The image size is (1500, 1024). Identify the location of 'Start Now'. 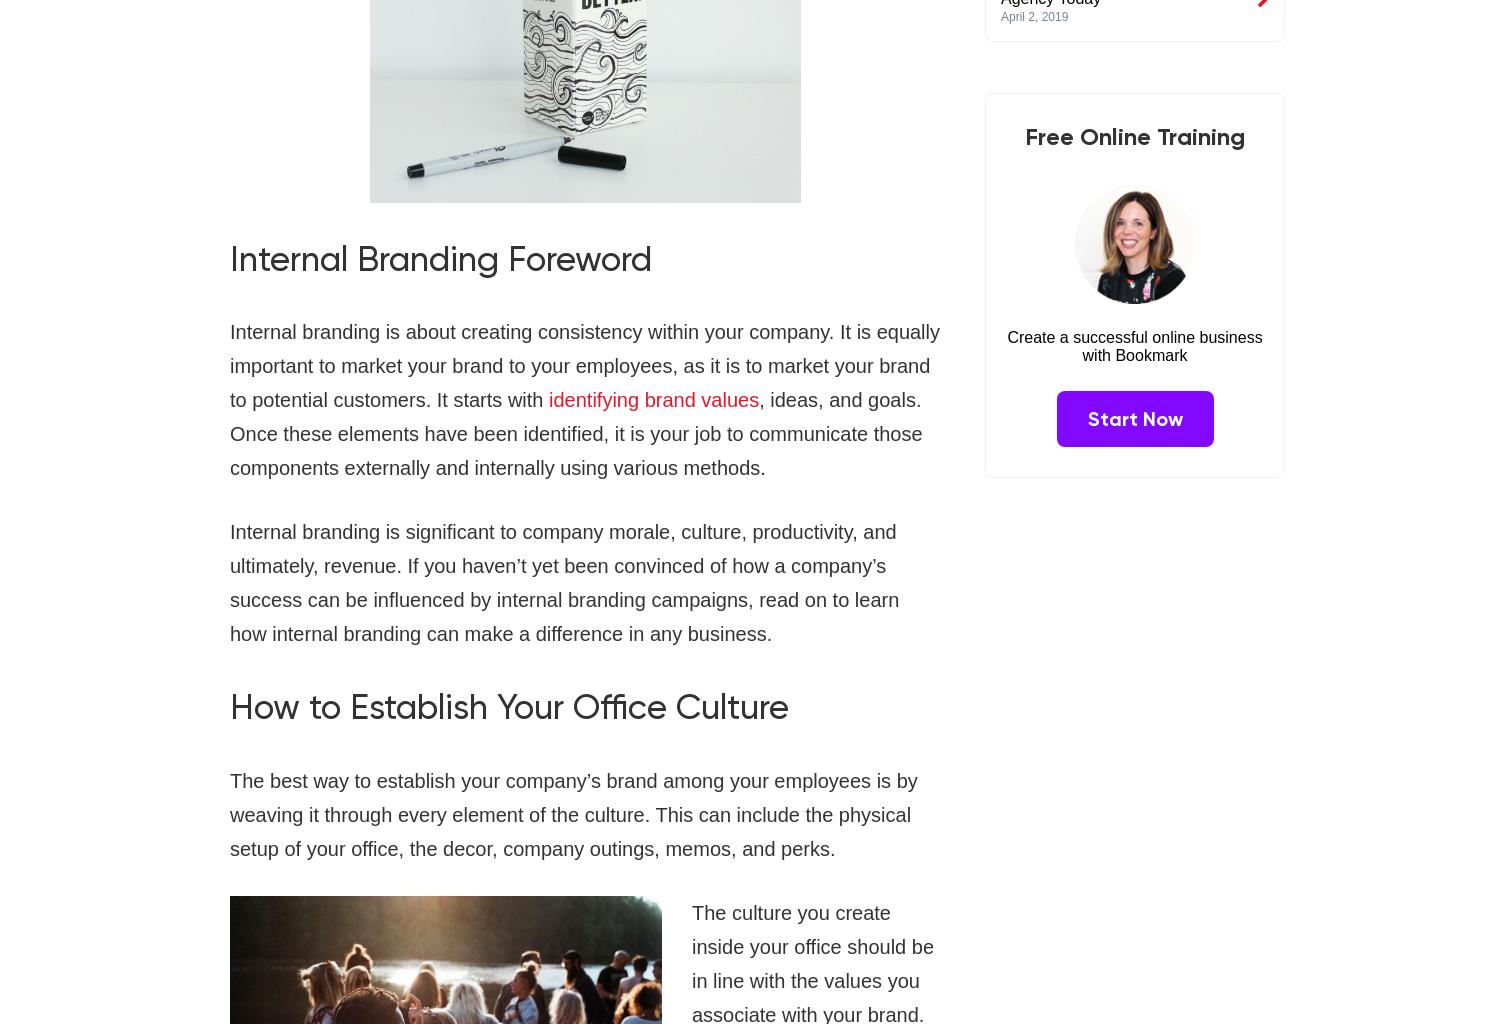
(1086, 416).